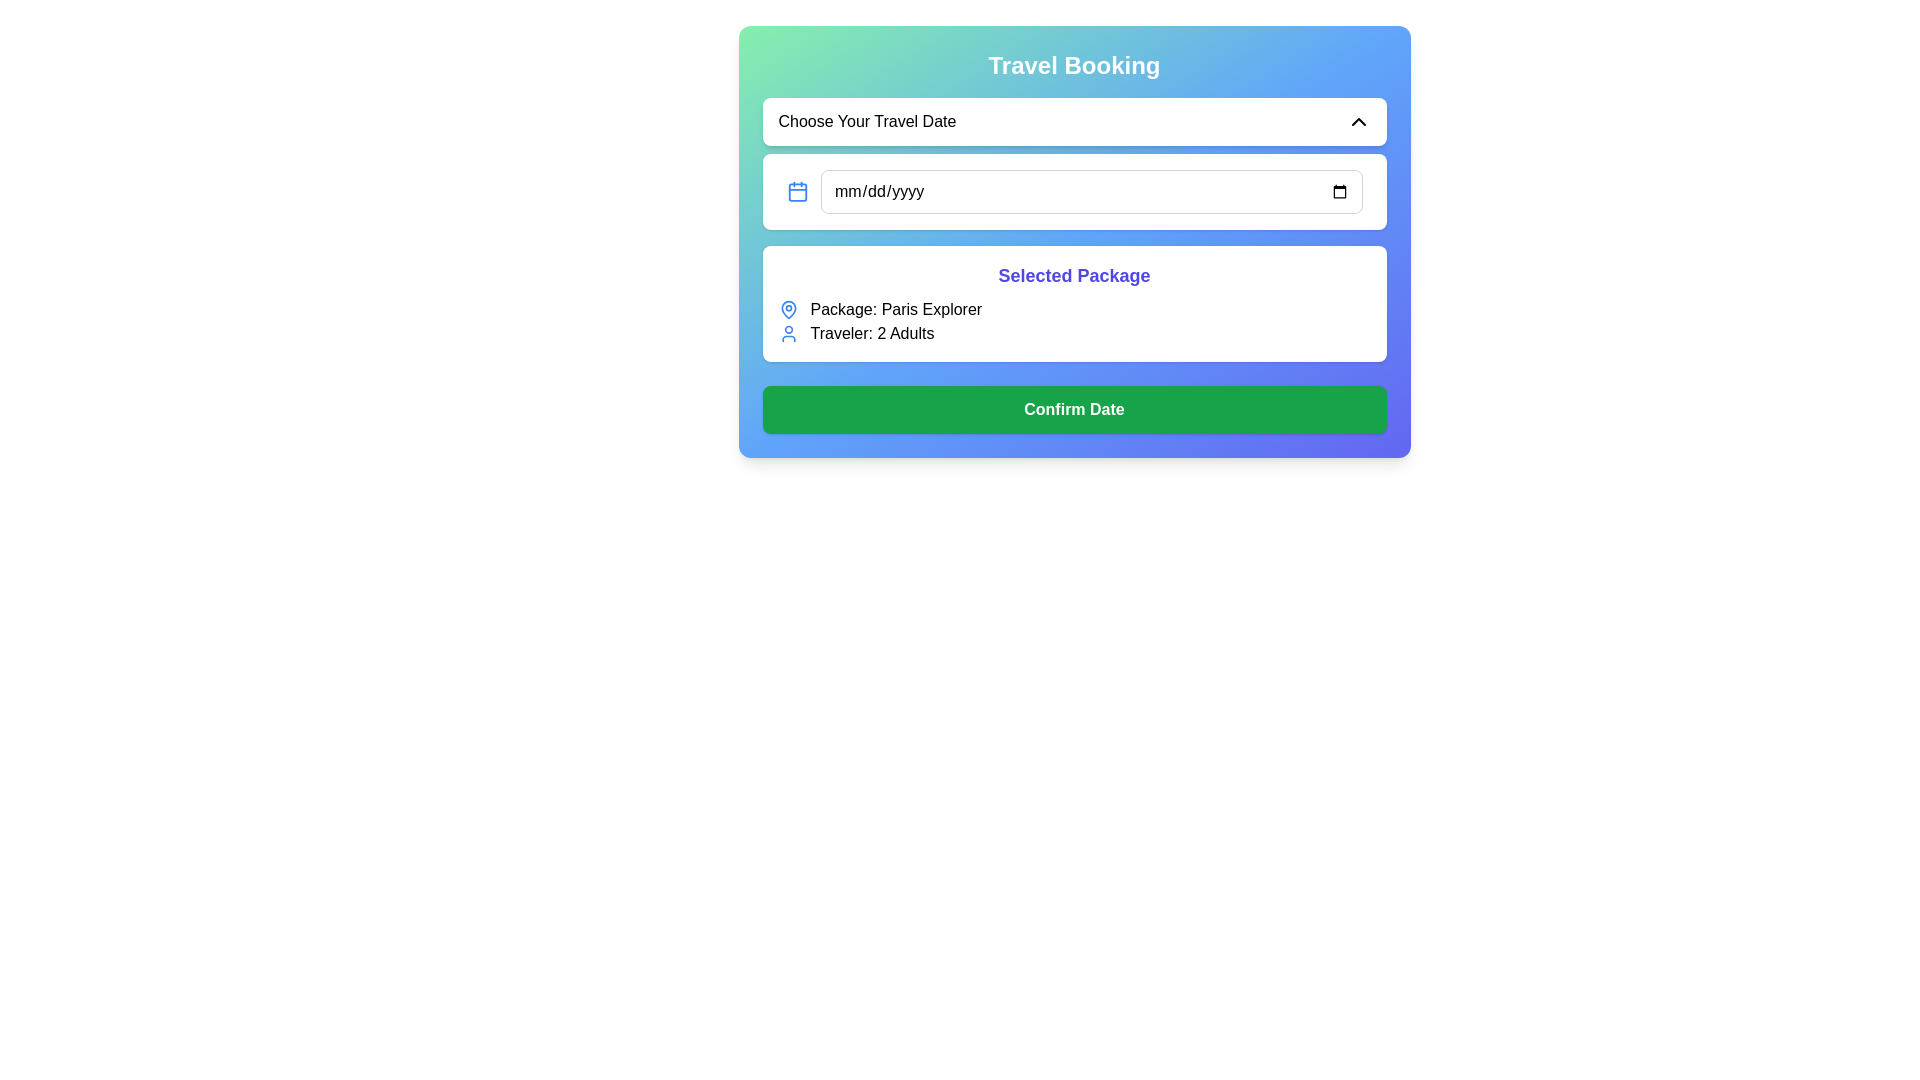 Image resolution: width=1920 pixels, height=1080 pixels. What do you see at coordinates (796, 192) in the screenshot?
I see `the calendar icon located to the immediate left of the text input field with placeholder 'mm/dd/yyyy' in the 'Choose Your Travel Date' section` at bounding box center [796, 192].